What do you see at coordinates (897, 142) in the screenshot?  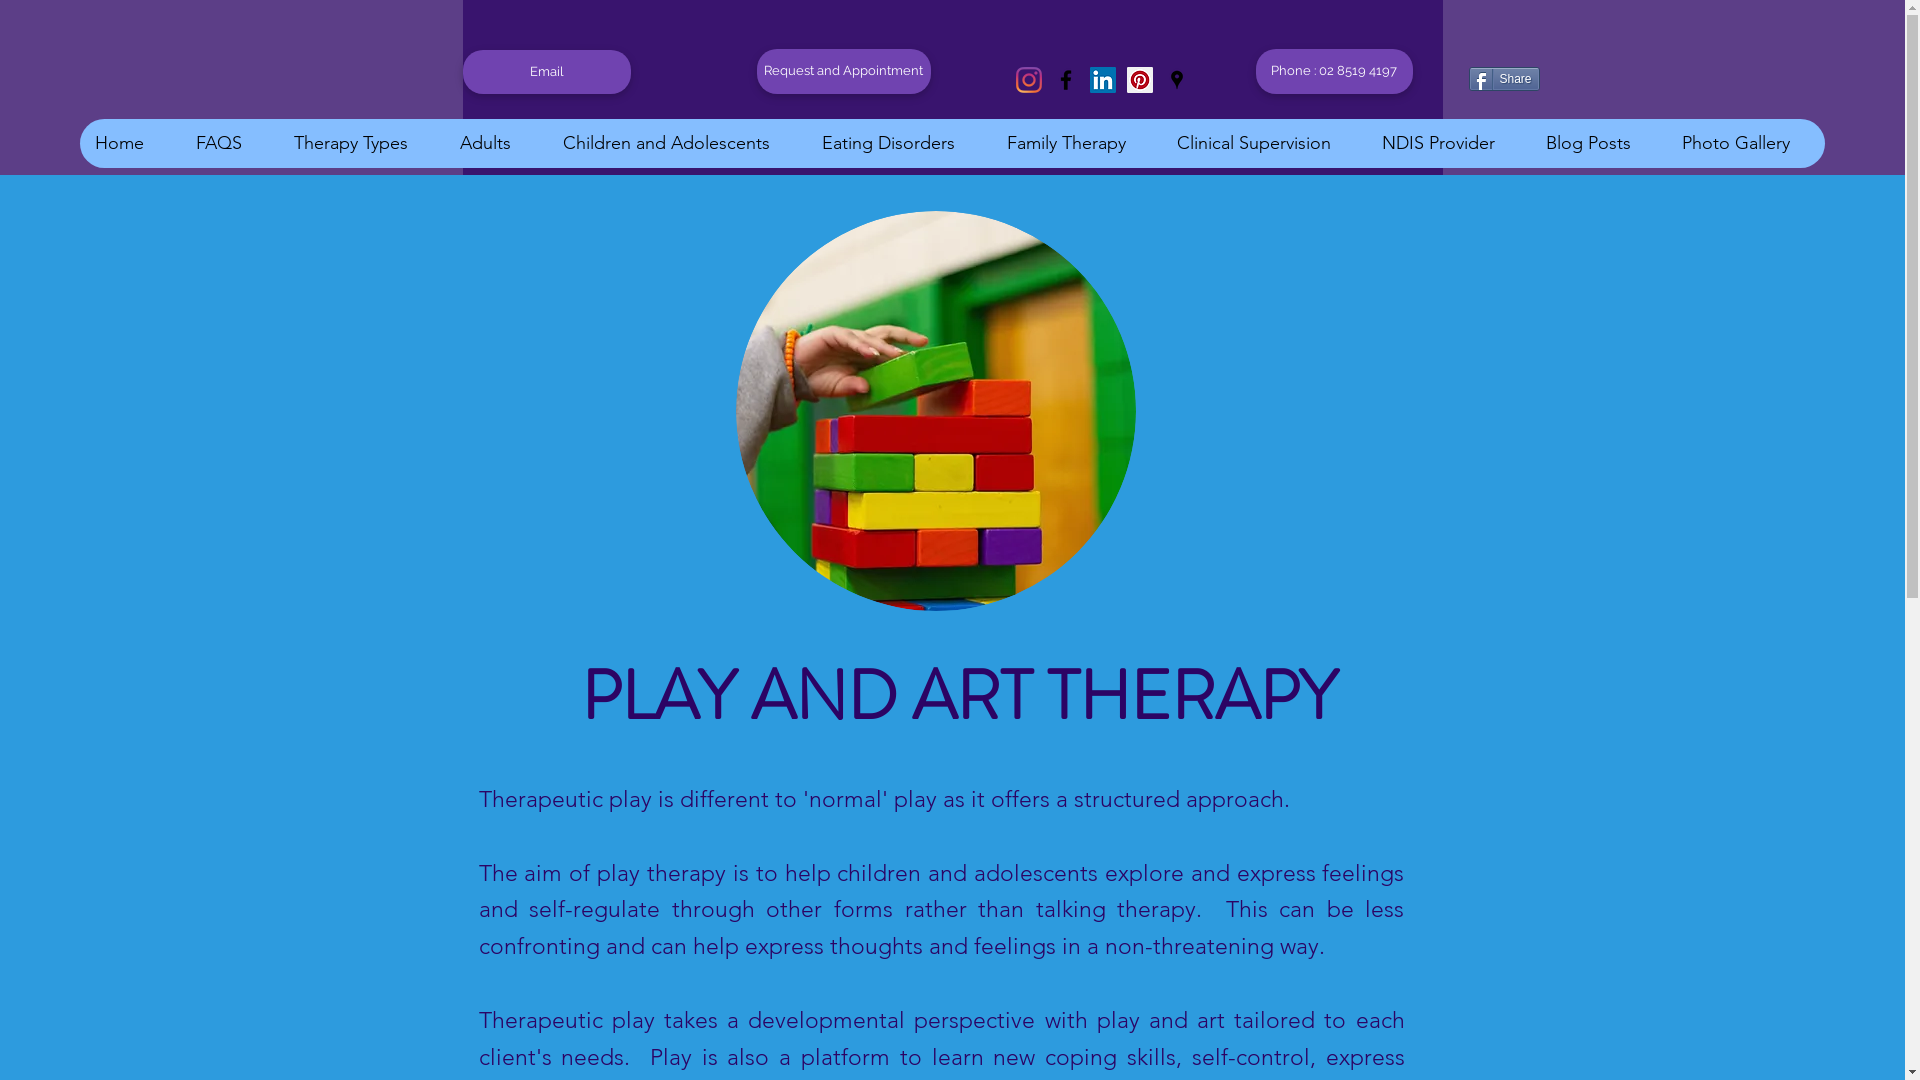 I see `'Eating Disorders'` at bounding box center [897, 142].